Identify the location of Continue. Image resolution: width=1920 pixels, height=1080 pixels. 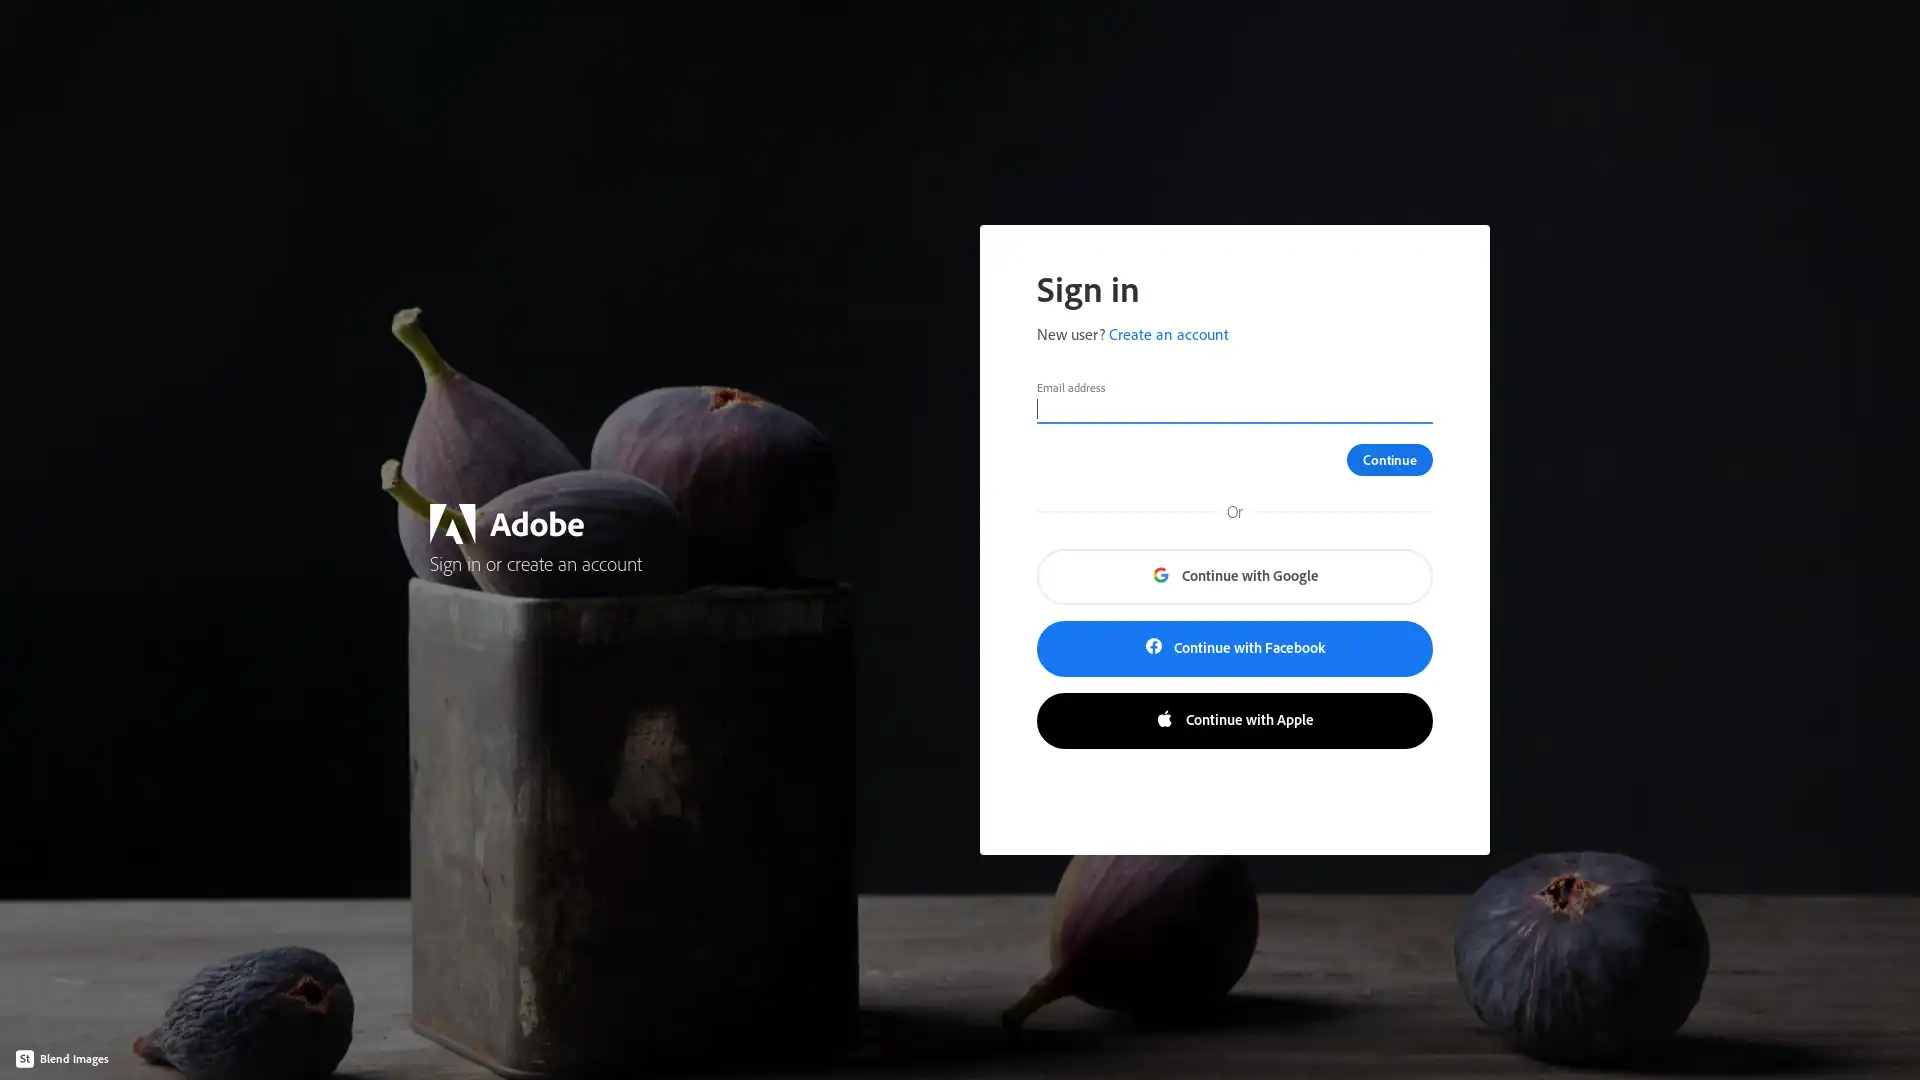
(1389, 459).